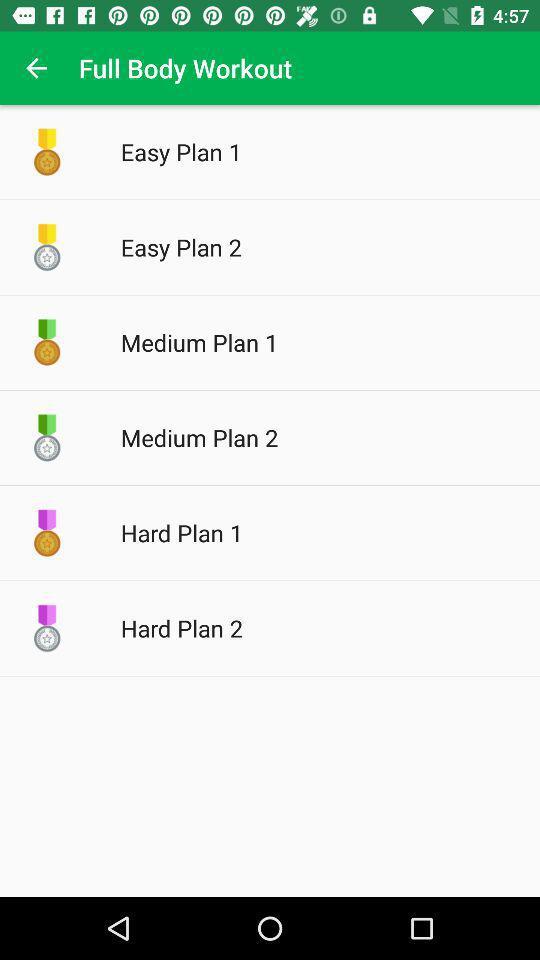 This screenshot has height=960, width=540. What do you see at coordinates (47, 627) in the screenshot?
I see `the icon on left to the button hard plan 2 on the web page` at bounding box center [47, 627].